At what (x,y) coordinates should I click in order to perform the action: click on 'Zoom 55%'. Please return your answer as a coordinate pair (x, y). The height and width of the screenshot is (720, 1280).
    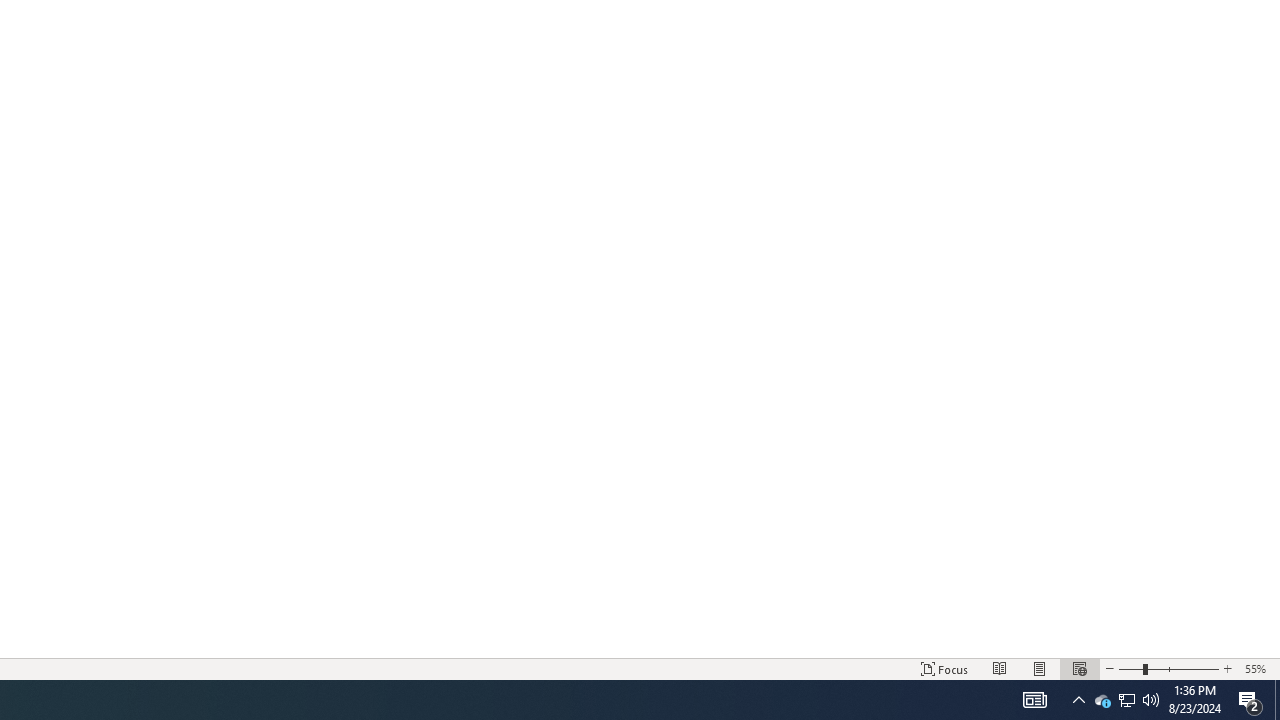
    Looking at the image, I should click on (1257, 669).